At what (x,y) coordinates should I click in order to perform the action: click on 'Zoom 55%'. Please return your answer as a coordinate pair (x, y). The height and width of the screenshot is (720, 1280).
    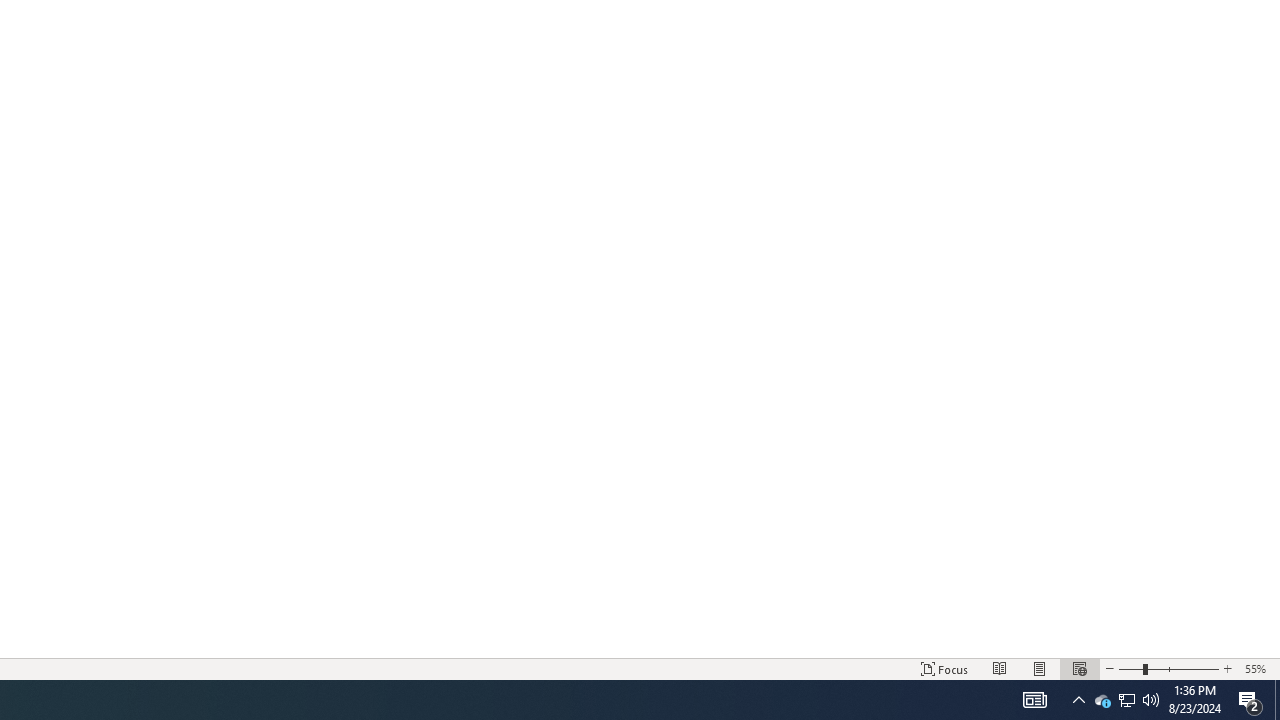
    Looking at the image, I should click on (1257, 669).